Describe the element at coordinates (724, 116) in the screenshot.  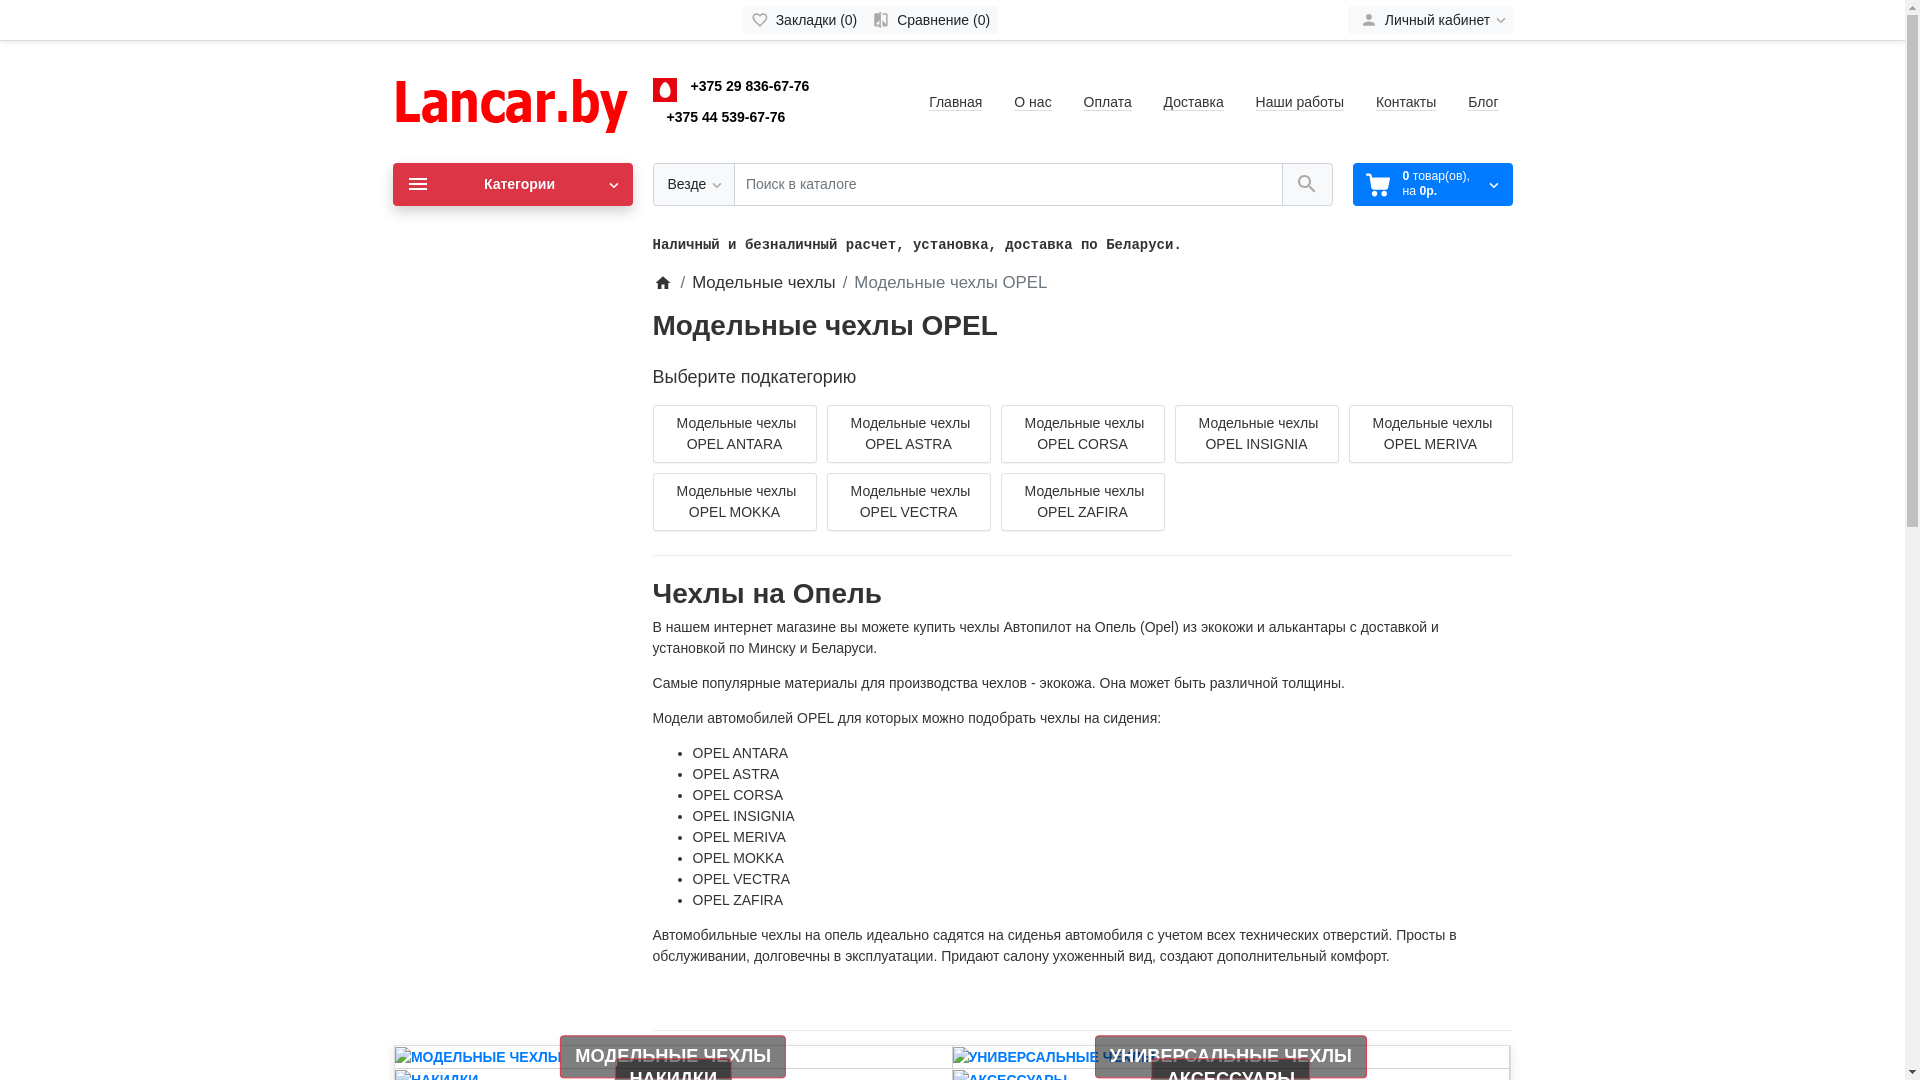
I see `'+375 44 539-67-76'` at that location.